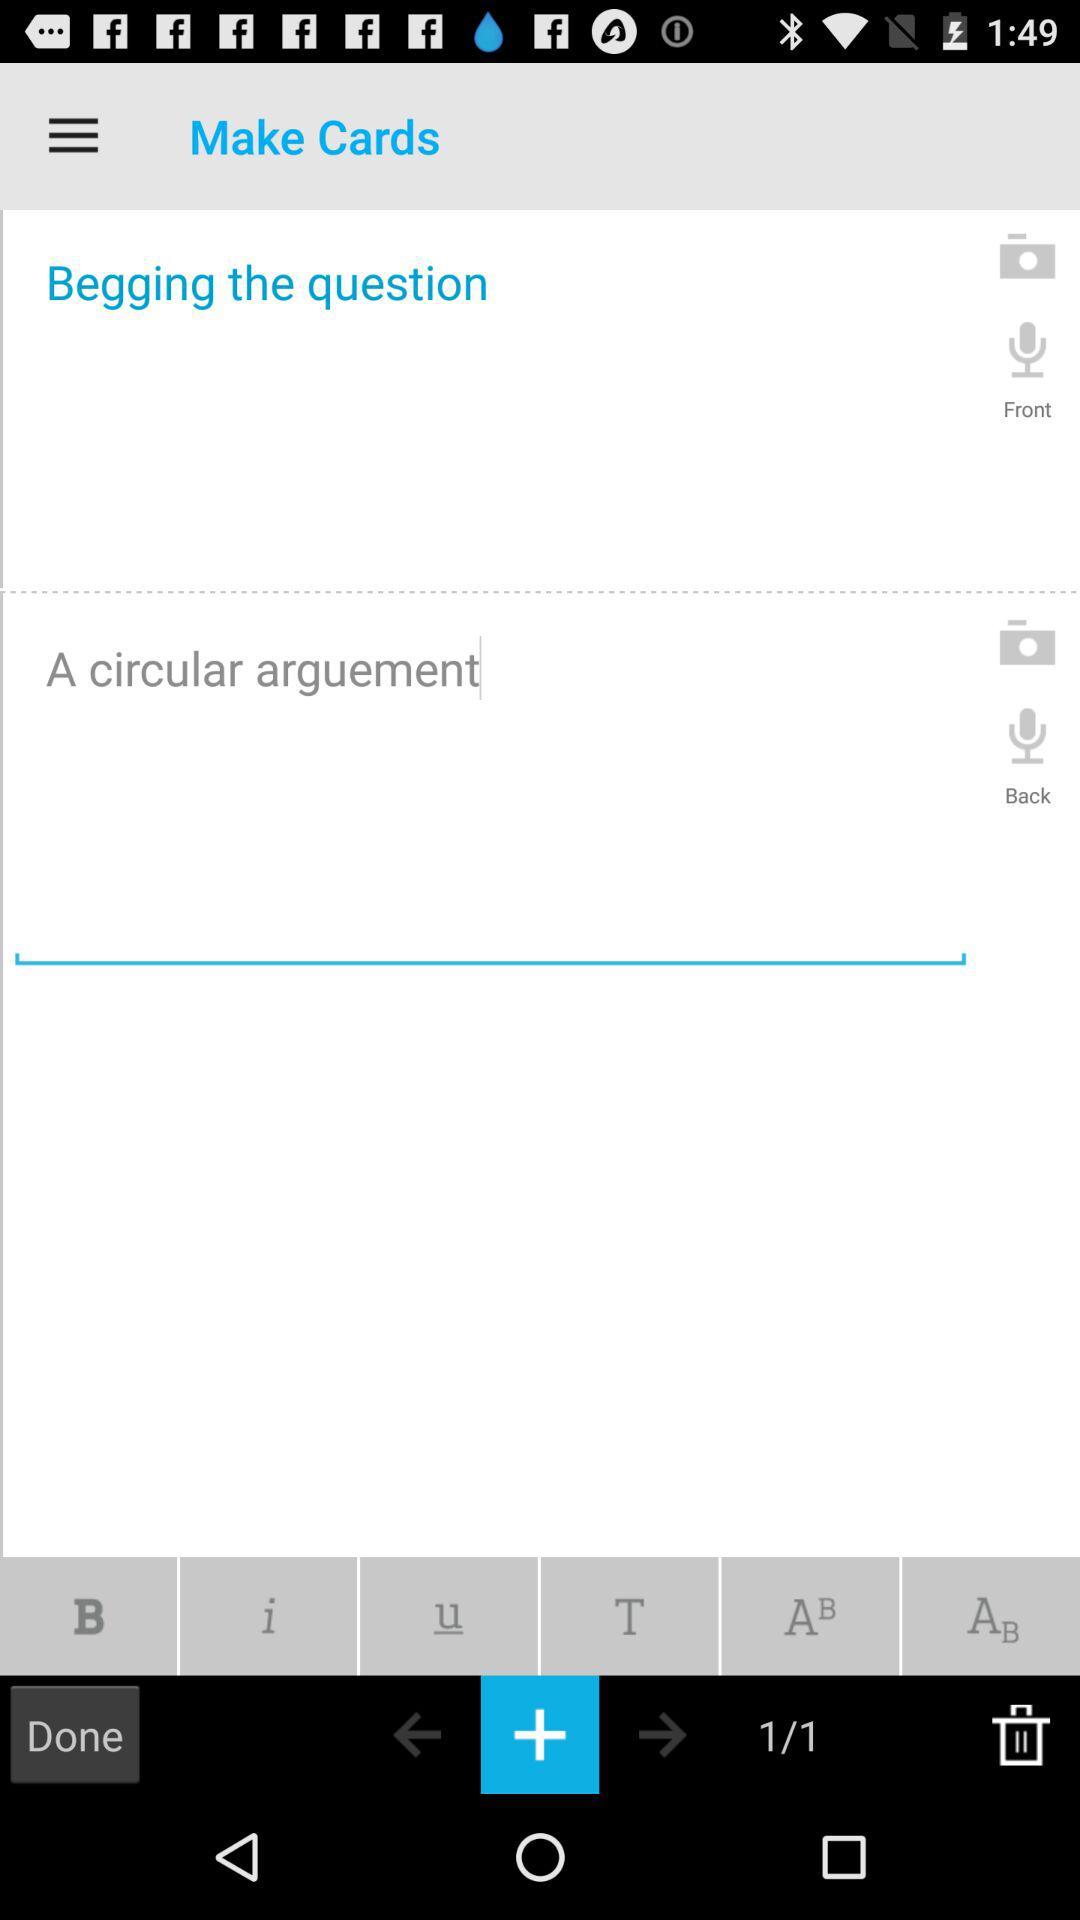  What do you see at coordinates (447, 1616) in the screenshot?
I see `the third button which is left to the button t` at bounding box center [447, 1616].